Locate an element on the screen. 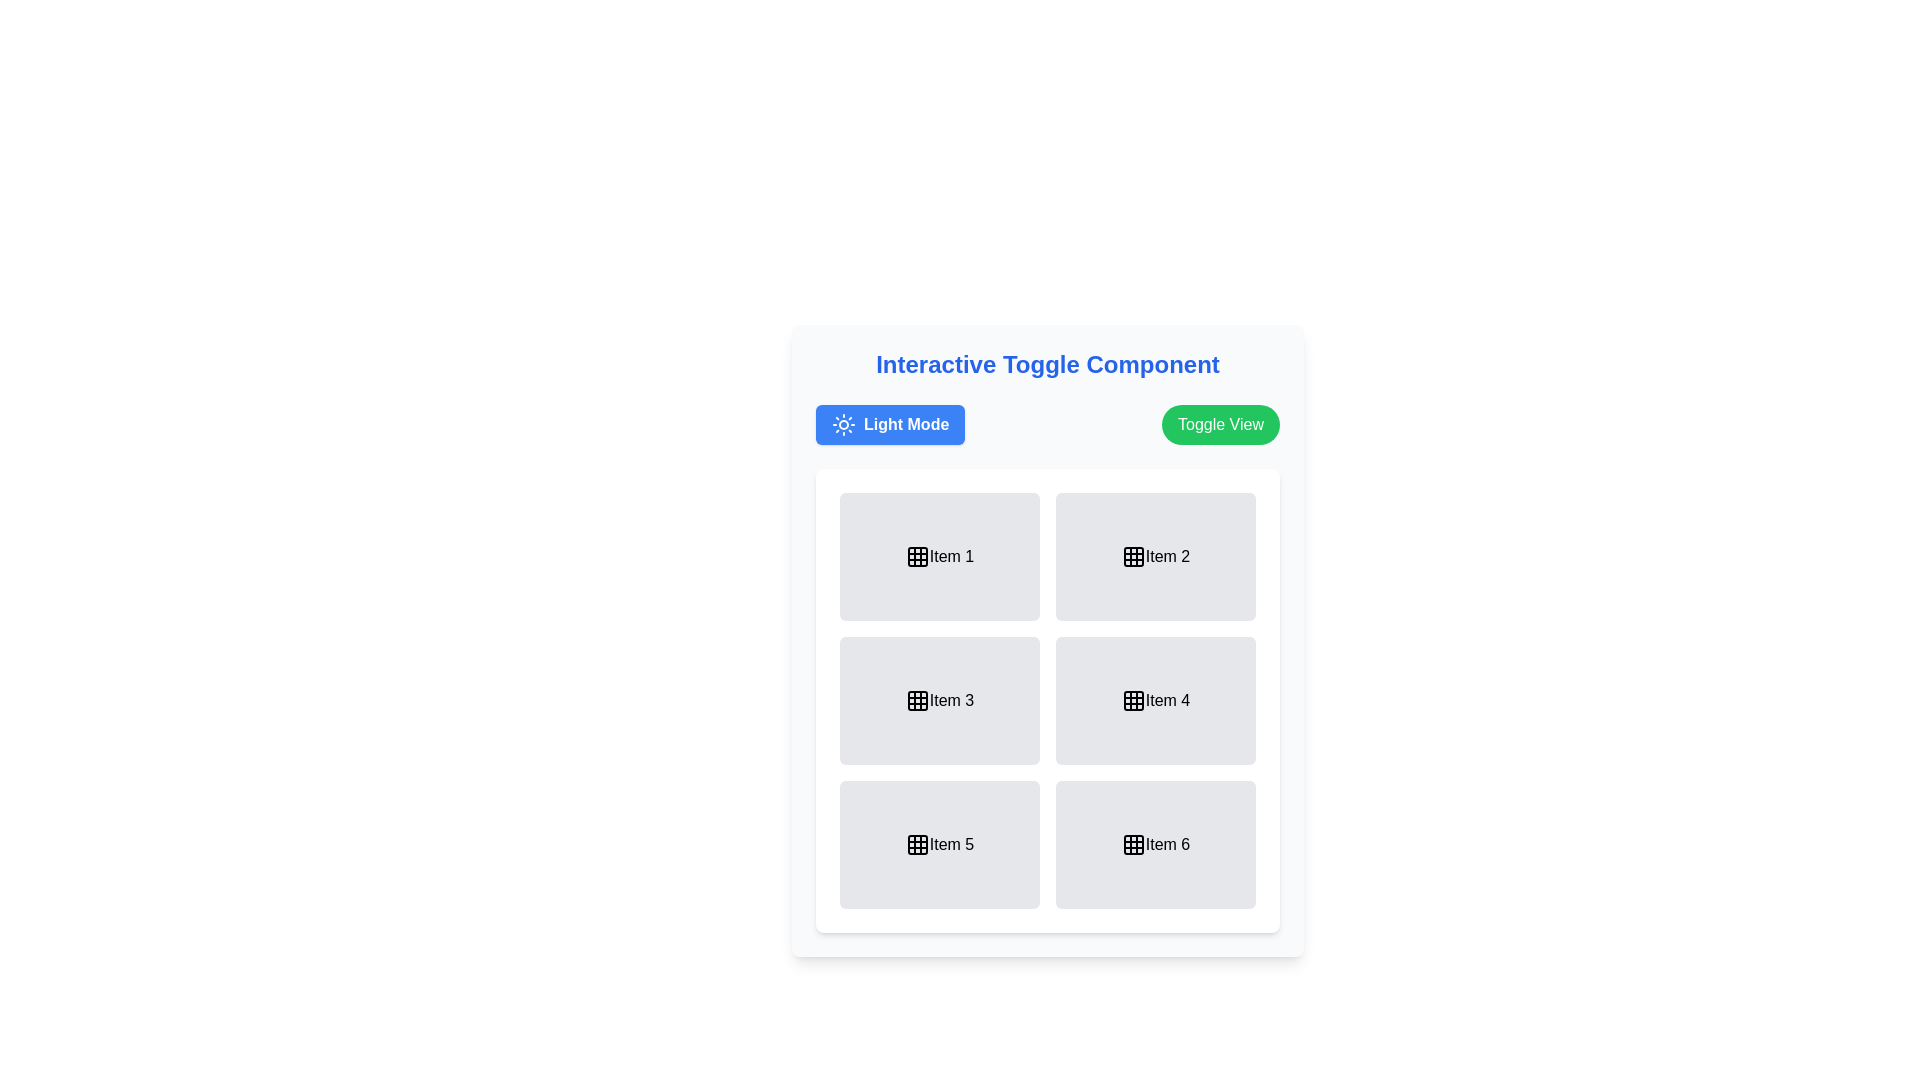  the grid layout icon located to the left of the text 'Item 1' in the top-left section of the 2x3 grid arrangement is located at coordinates (916, 556).